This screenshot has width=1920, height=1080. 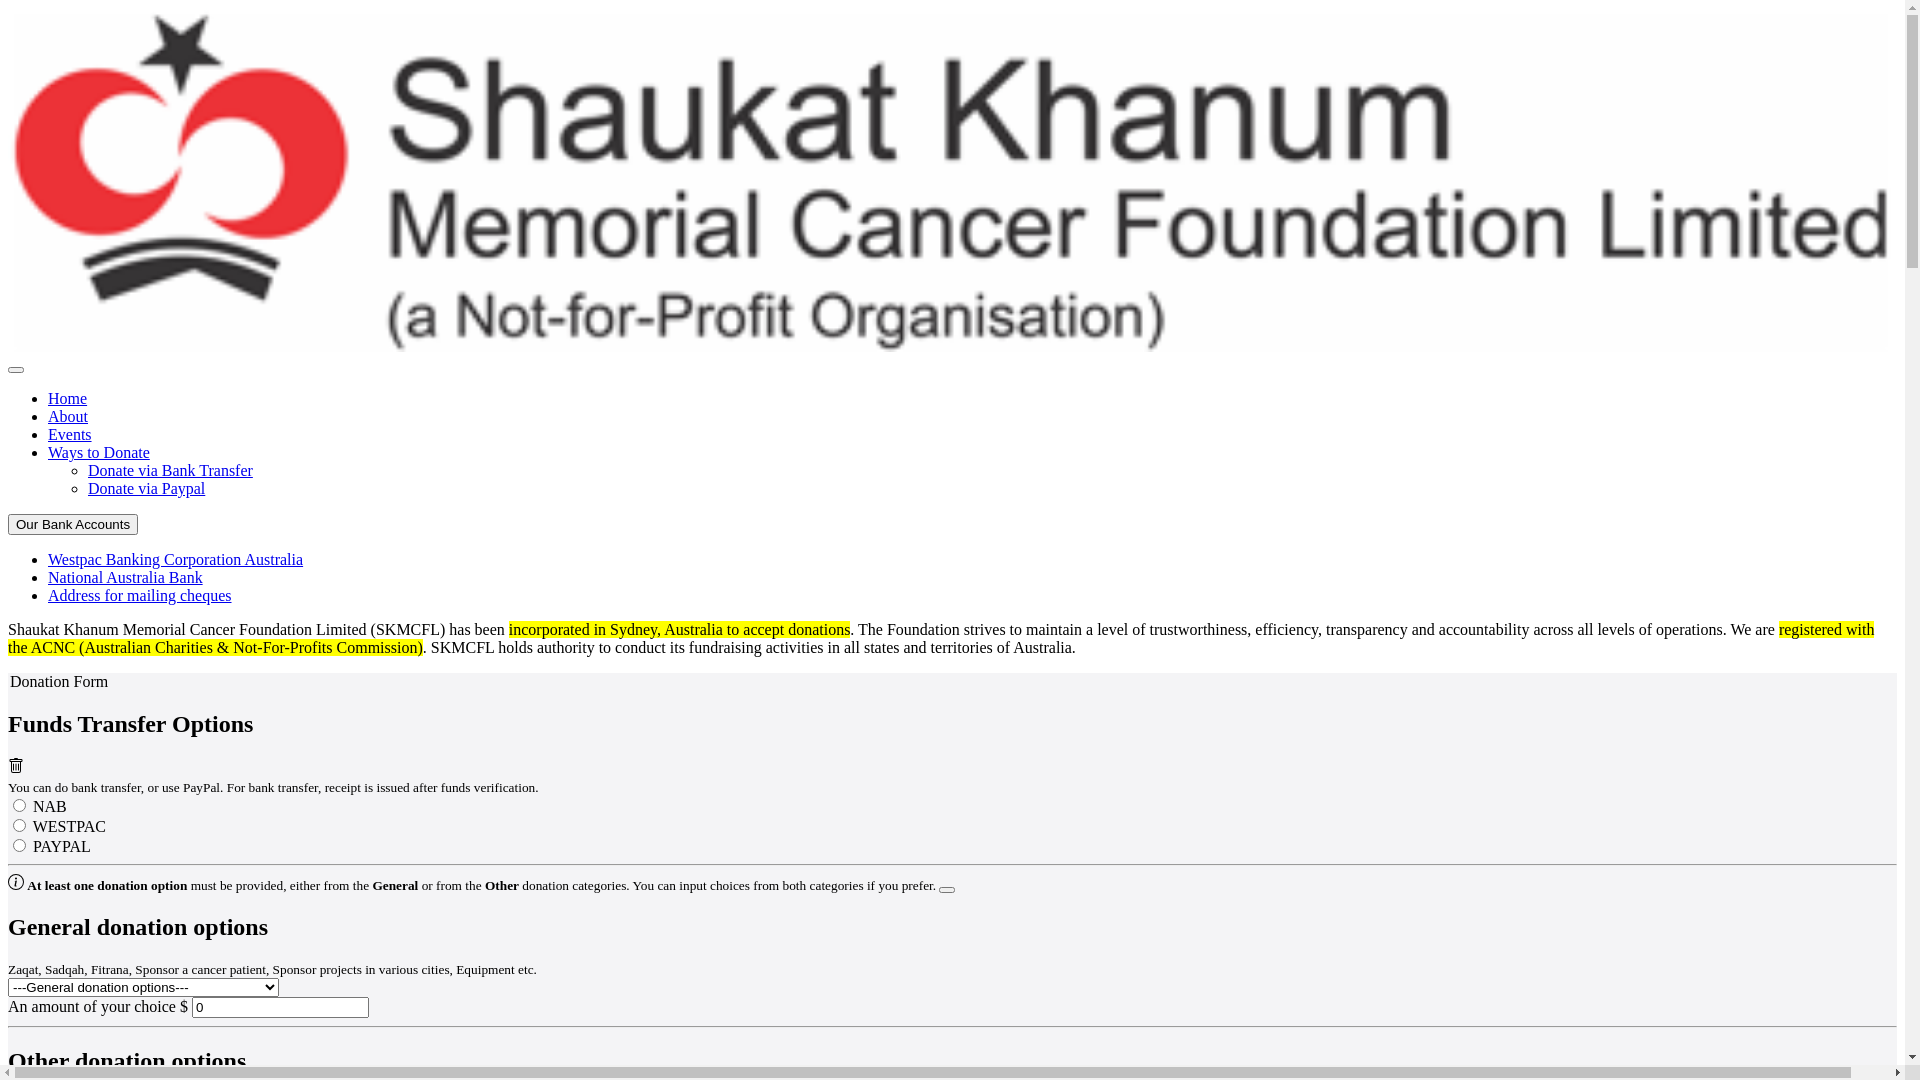 What do you see at coordinates (72, 523) in the screenshot?
I see `'Our Bank Accounts'` at bounding box center [72, 523].